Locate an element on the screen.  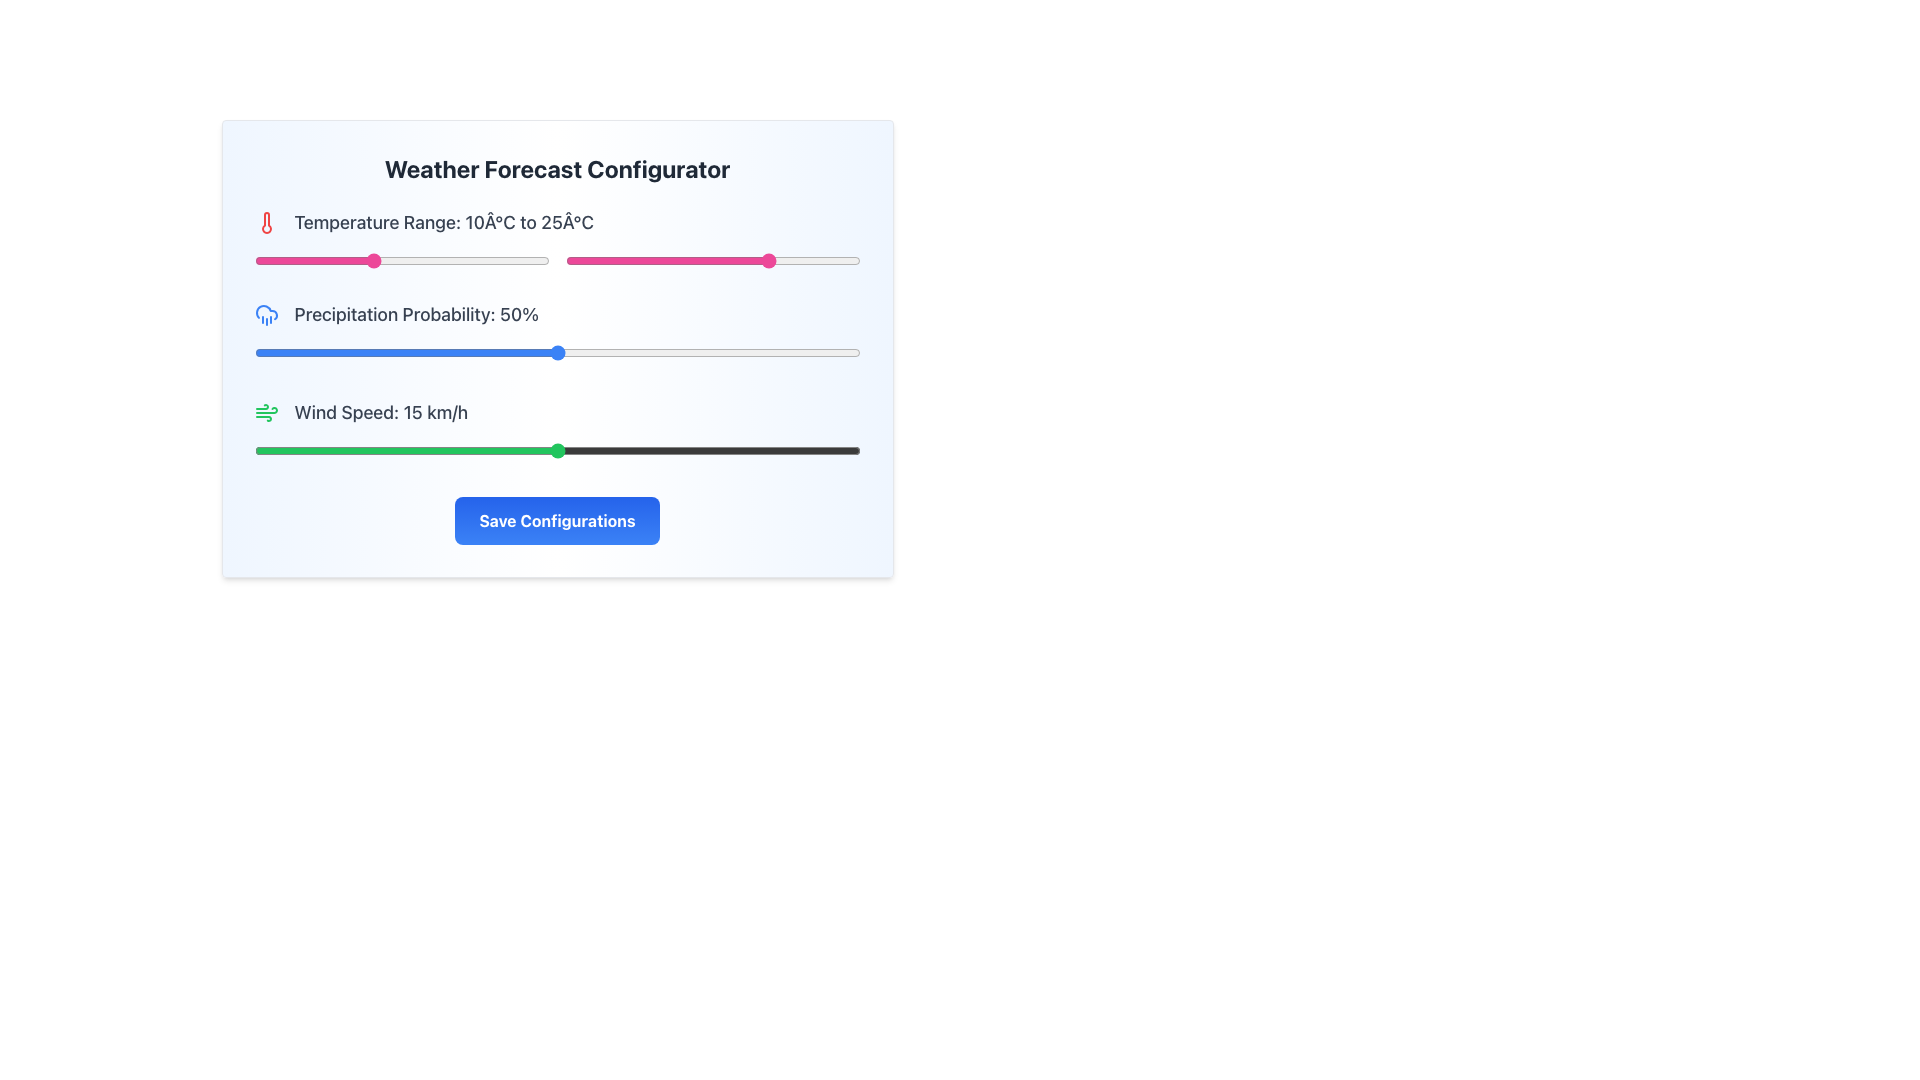
the precipitation probability is located at coordinates (533, 352).